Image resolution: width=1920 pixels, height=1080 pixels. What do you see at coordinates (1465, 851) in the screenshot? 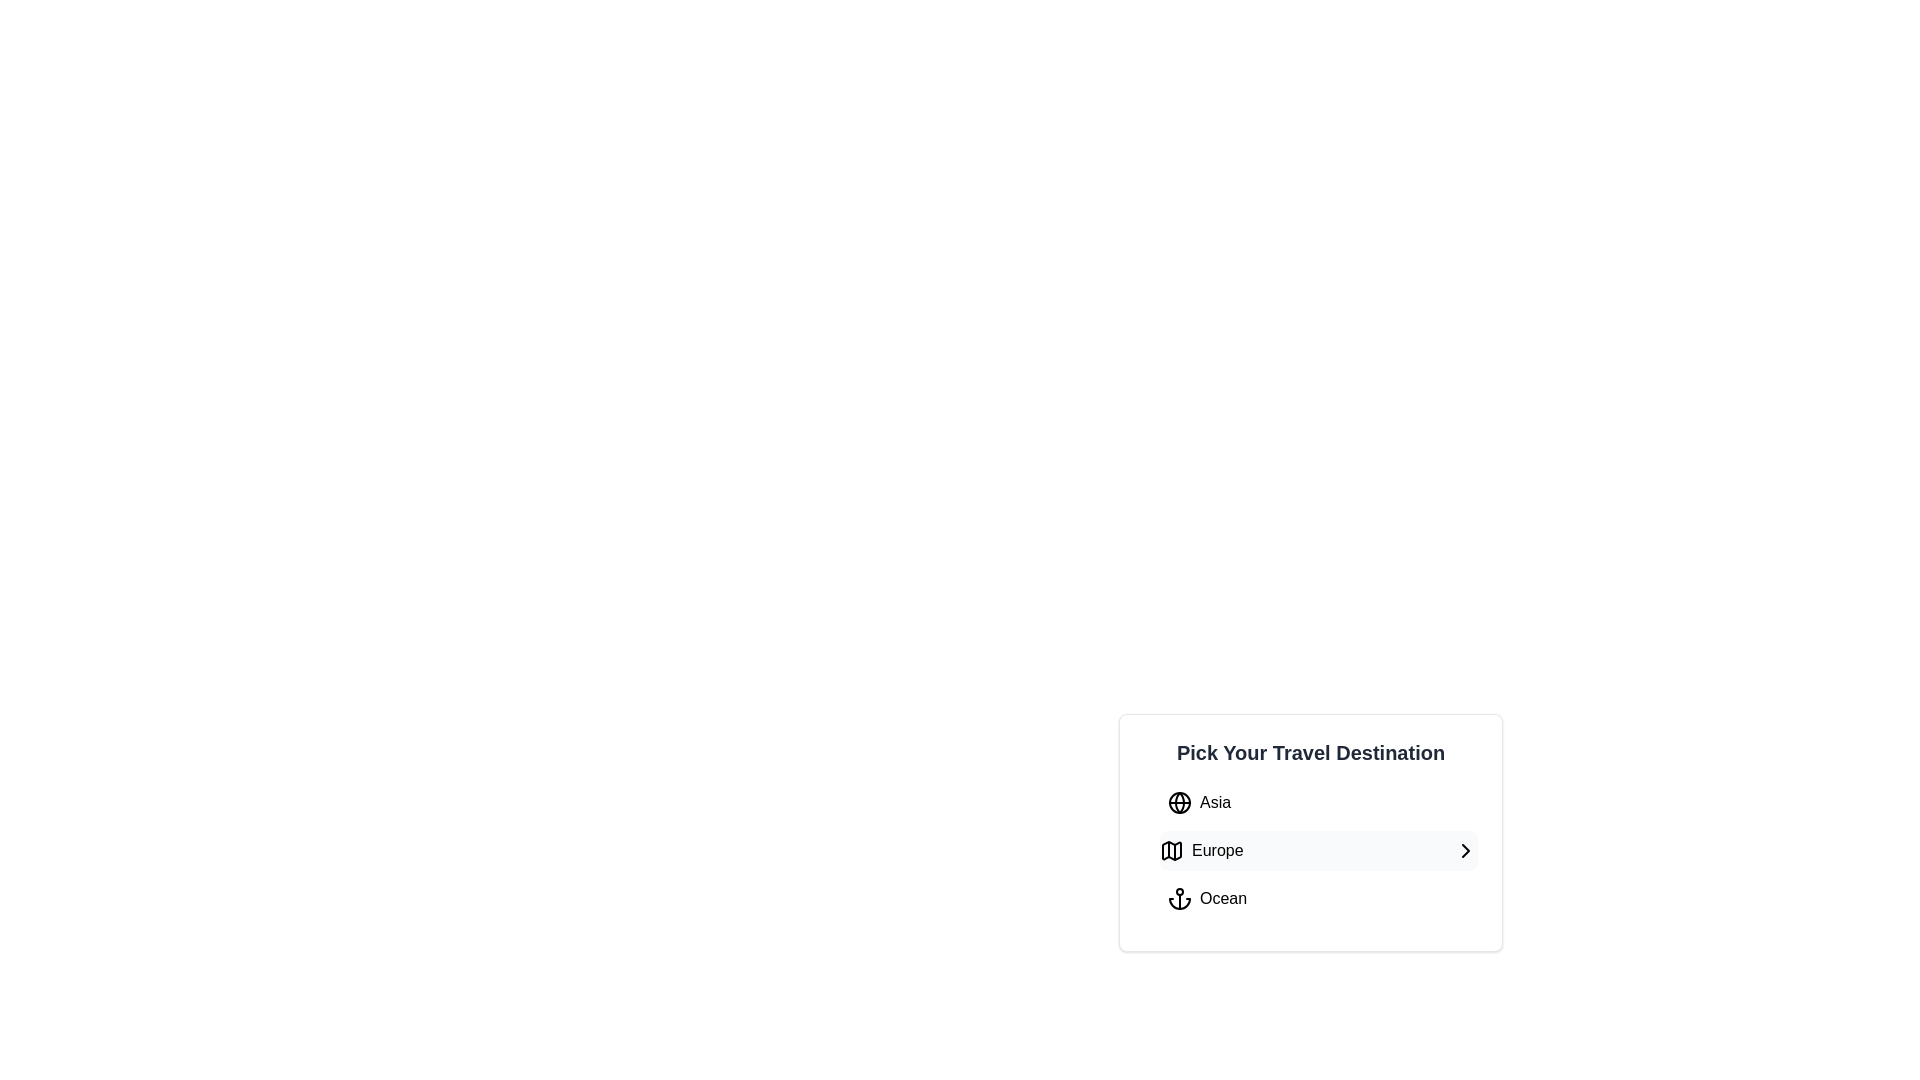
I see `the chevron icon pointing to the right, located adjacent to the text 'Europe' in the 'Pick Your Travel Destination' section` at bounding box center [1465, 851].